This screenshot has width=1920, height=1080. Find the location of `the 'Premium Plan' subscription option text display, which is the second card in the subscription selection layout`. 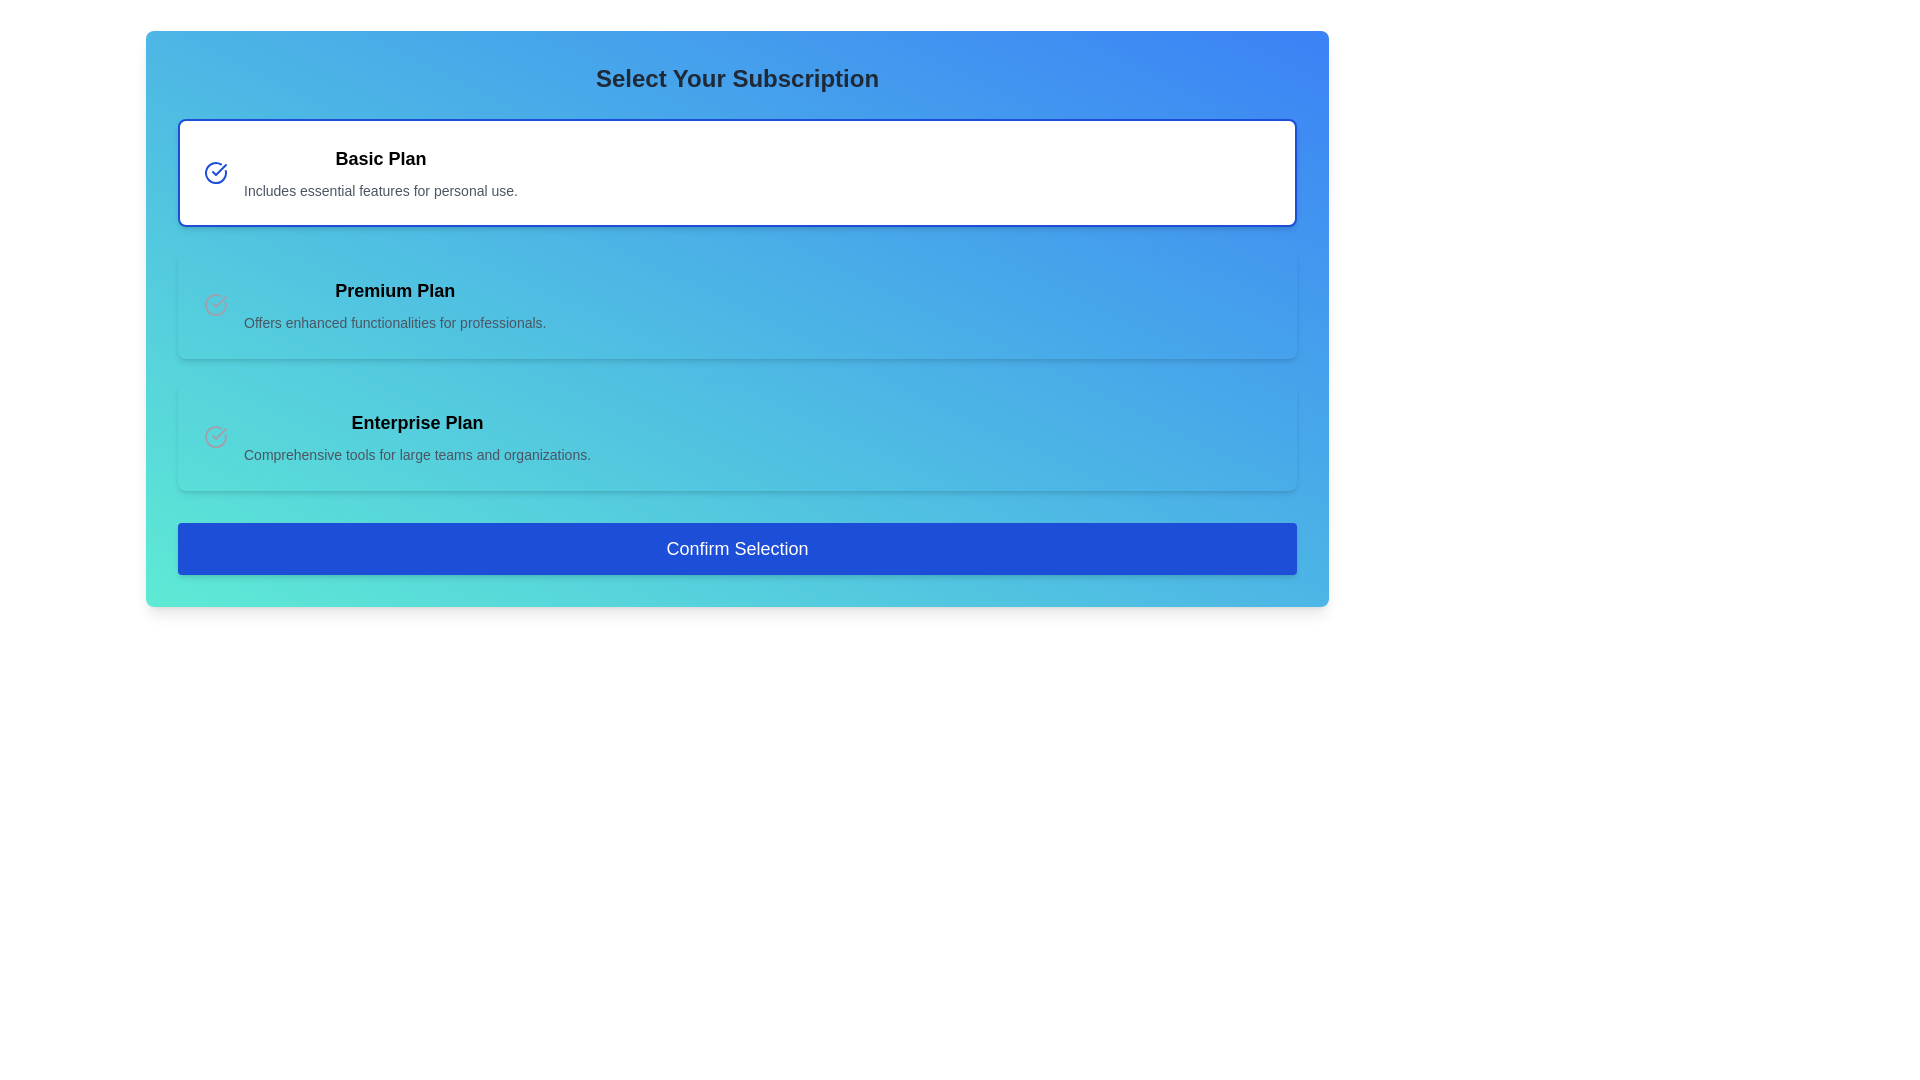

the 'Premium Plan' subscription option text display, which is the second card in the subscription selection layout is located at coordinates (394, 304).